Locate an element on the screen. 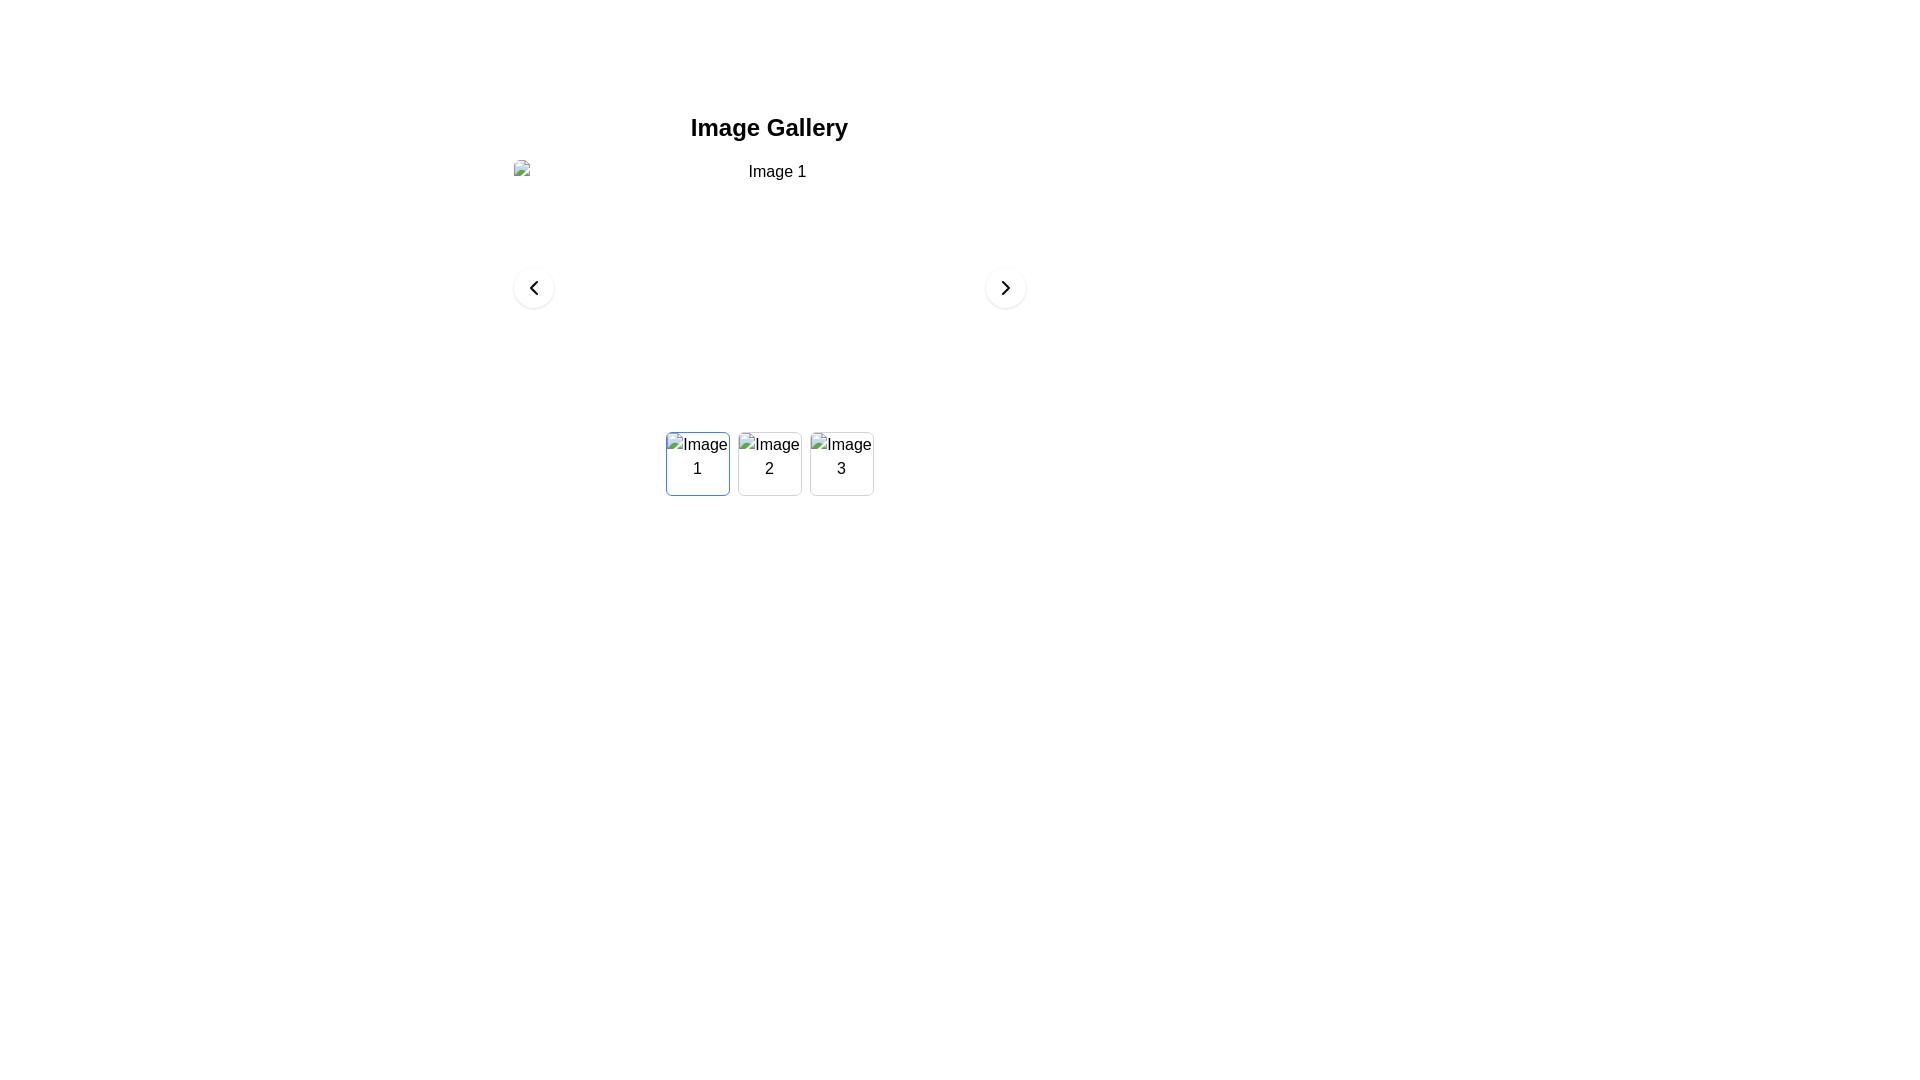  the circular button with a white background and black left-chevron icon, which serves as the left navigation button is located at coordinates (533, 288).